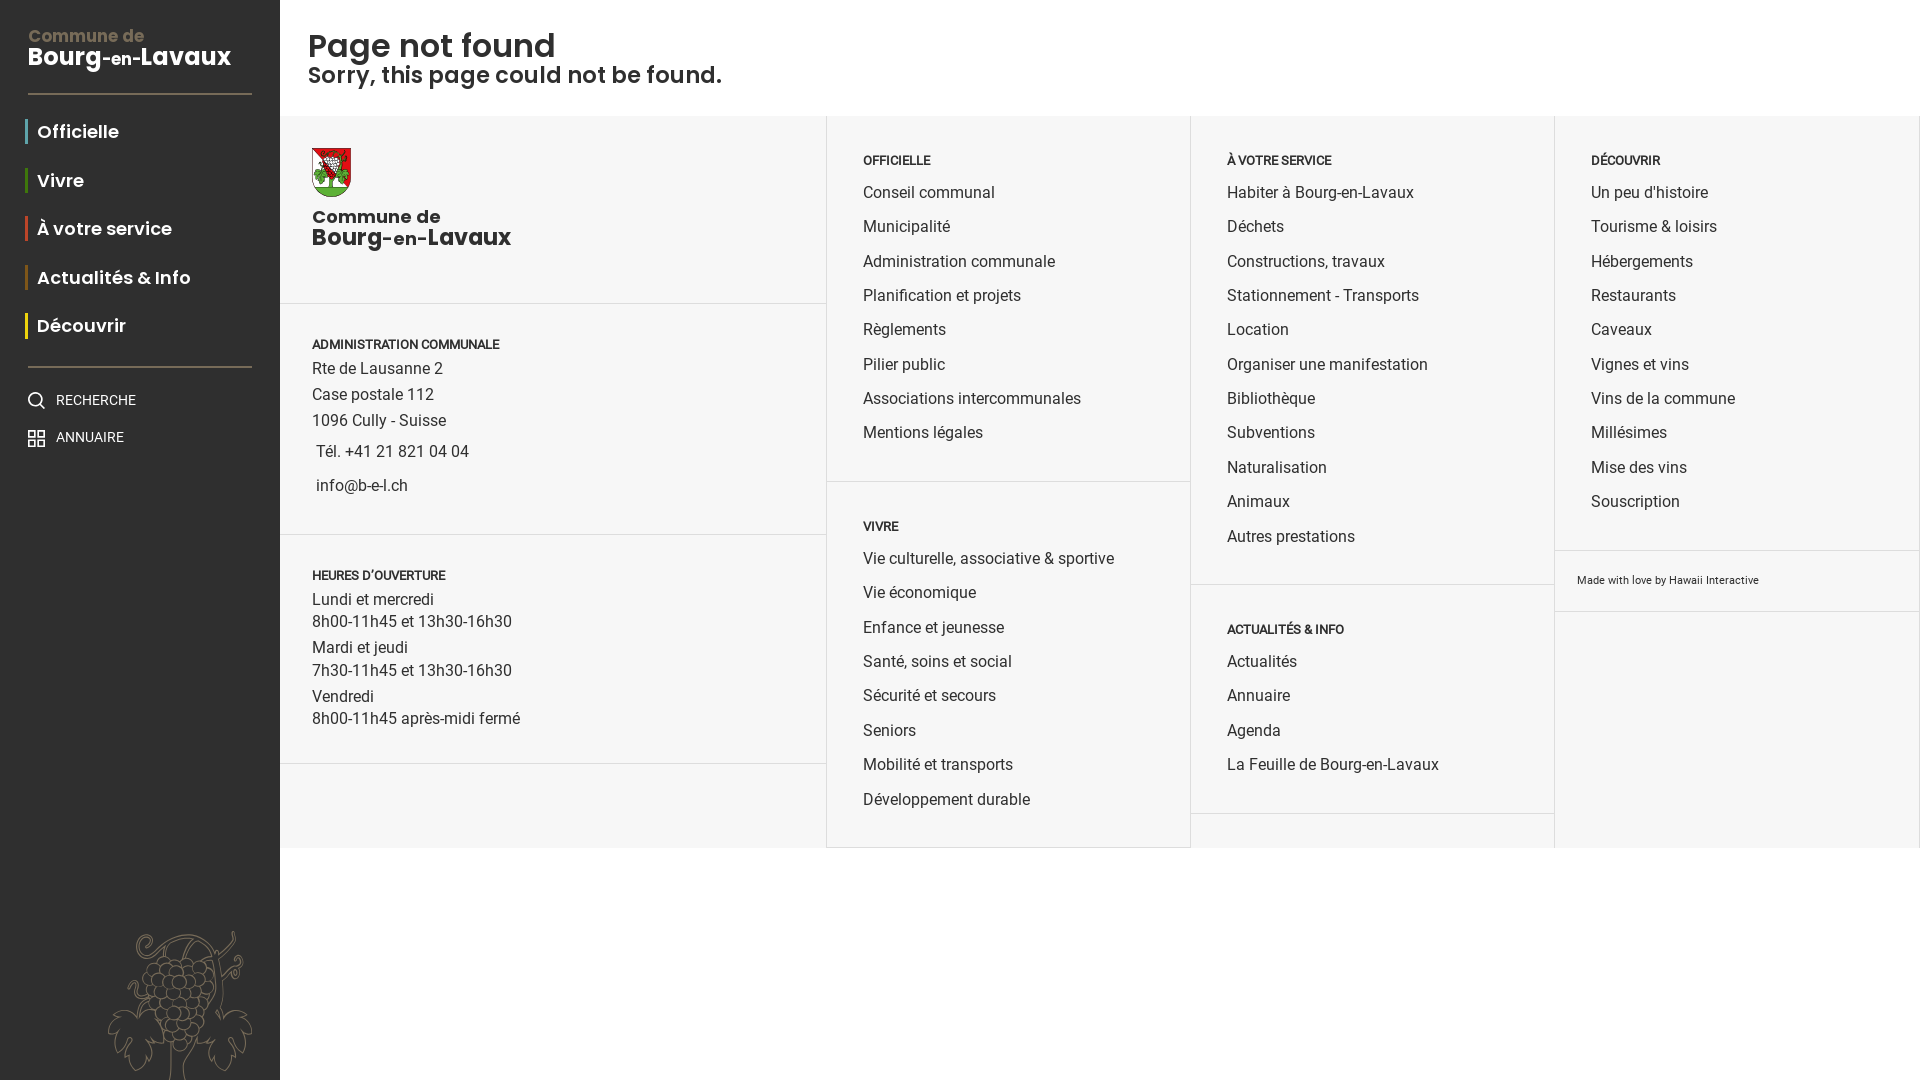 This screenshot has height=1080, width=1920. I want to click on 'Vins de la commune', so click(1662, 398).